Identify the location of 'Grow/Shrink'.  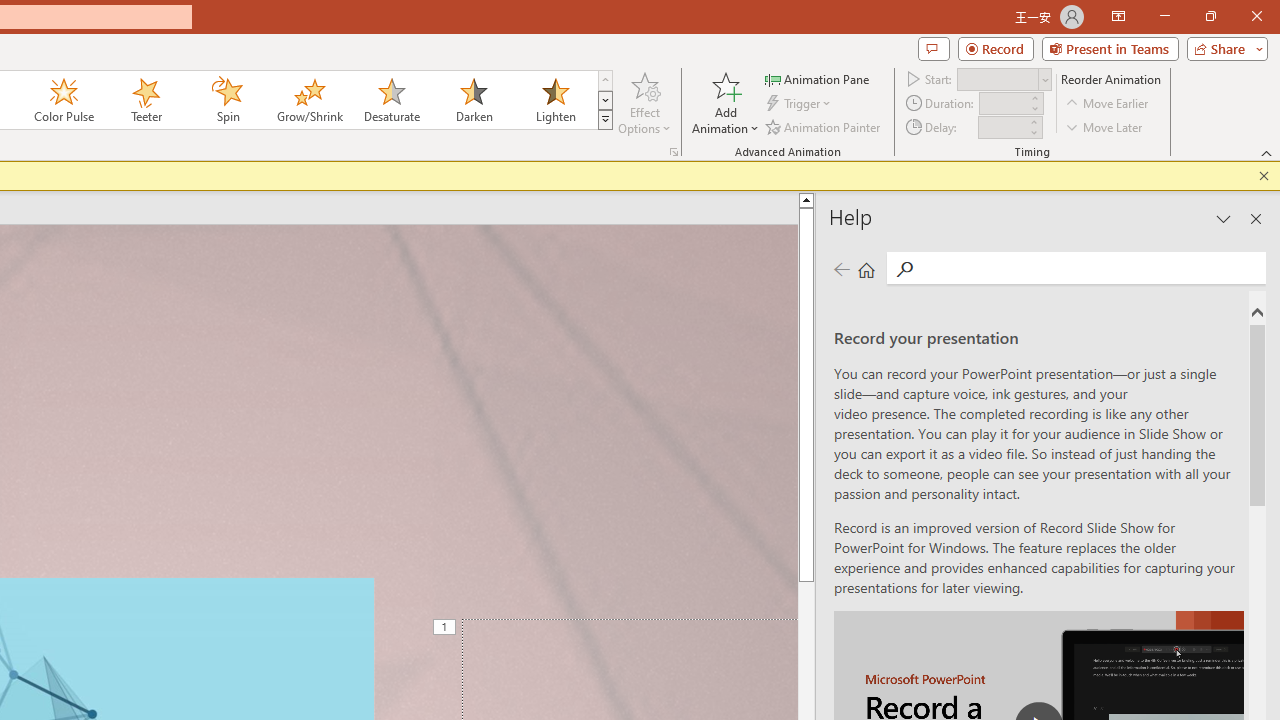
(308, 100).